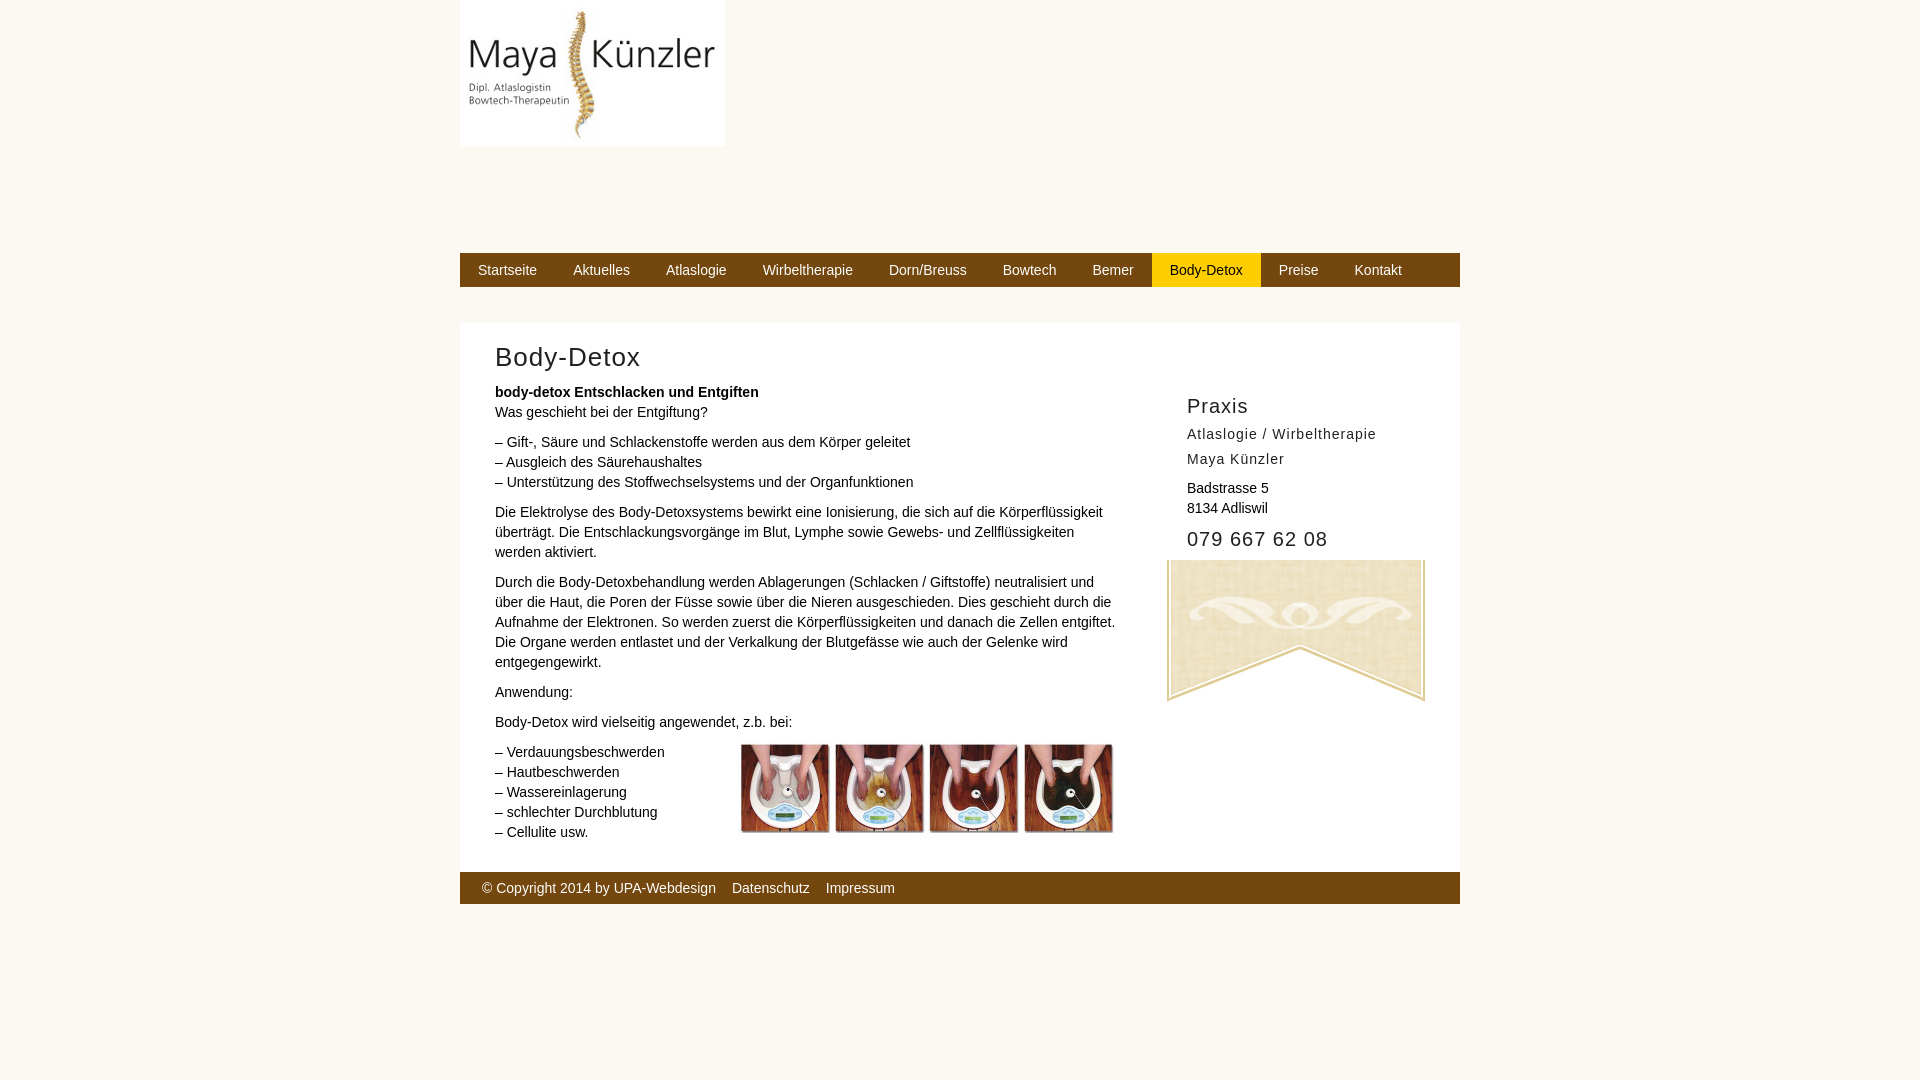 Image resolution: width=1920 pixels, height=1080 pixels. Describe the element at coordinates (696, 270) in the screenshot. I see `'Atlaslogie'` at that location.